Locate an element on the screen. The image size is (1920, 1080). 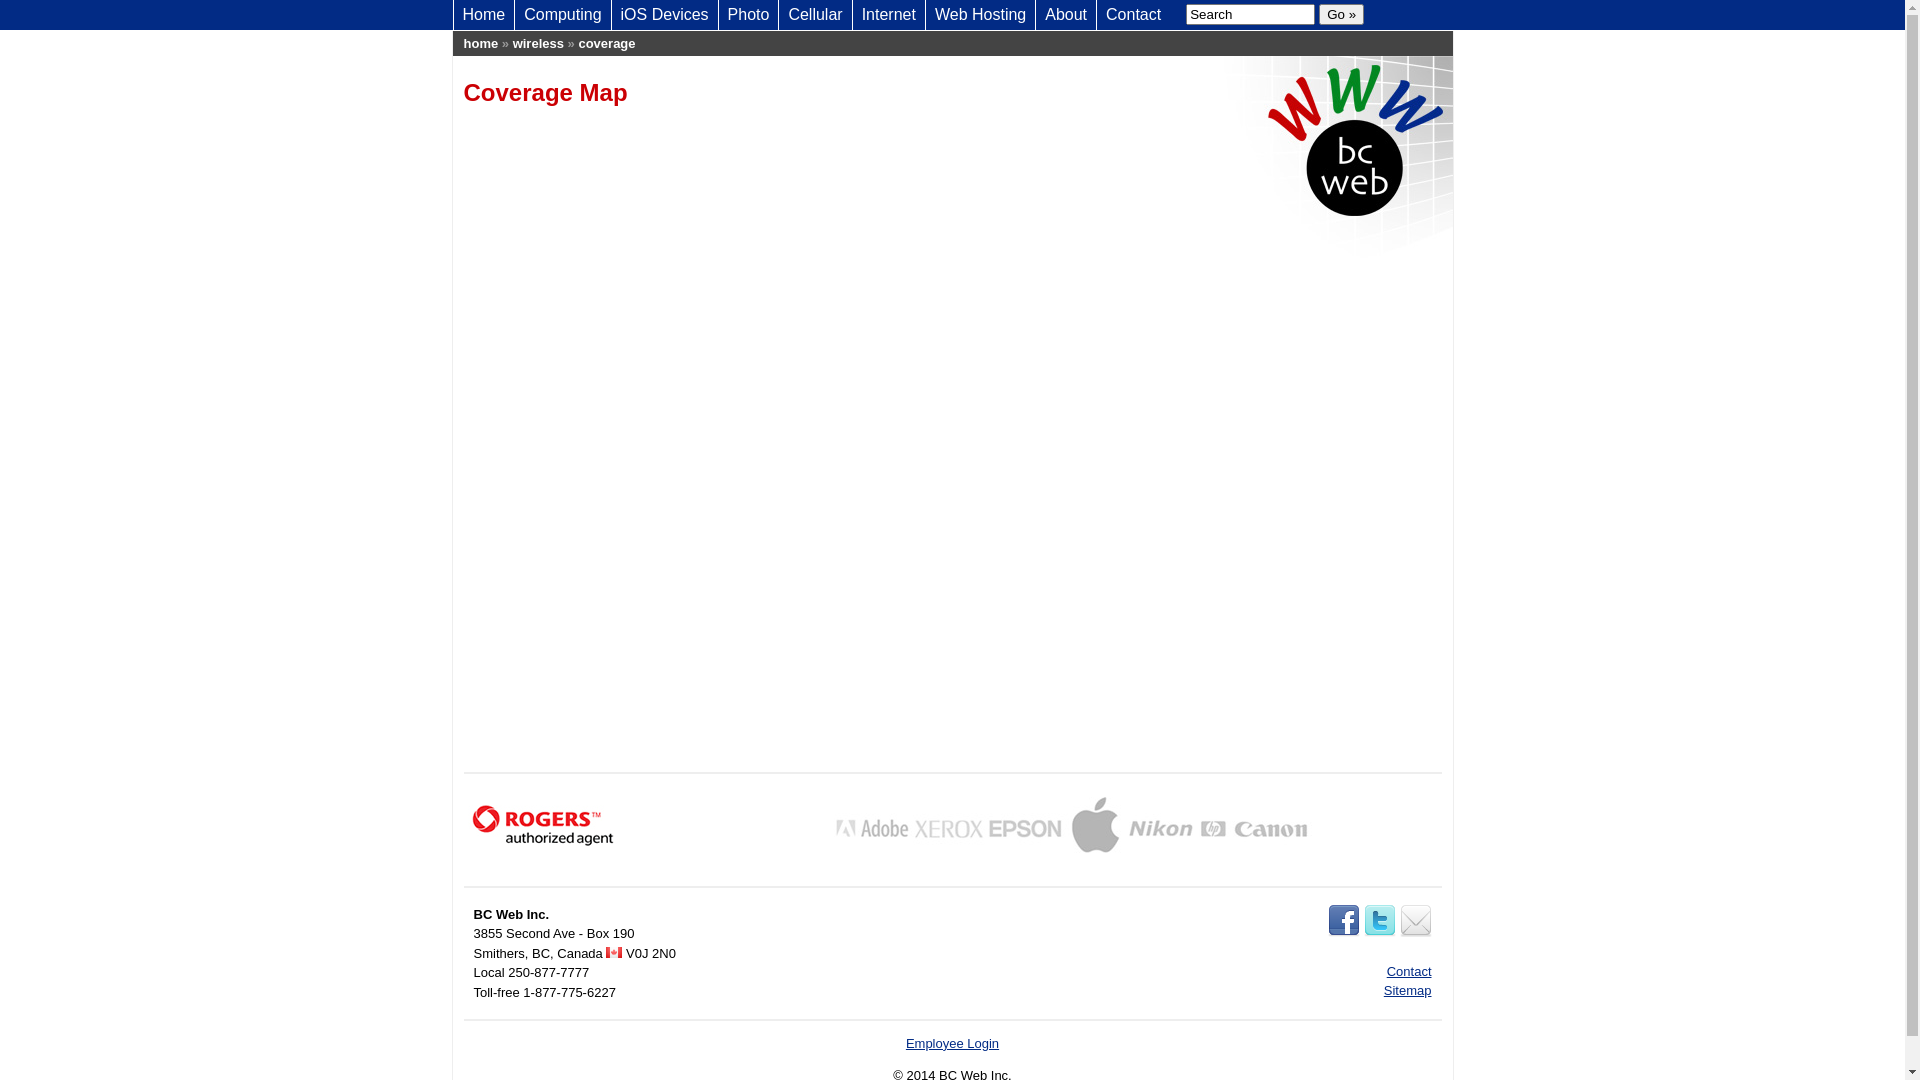
'Photo' is located at coordinates (747, 15).